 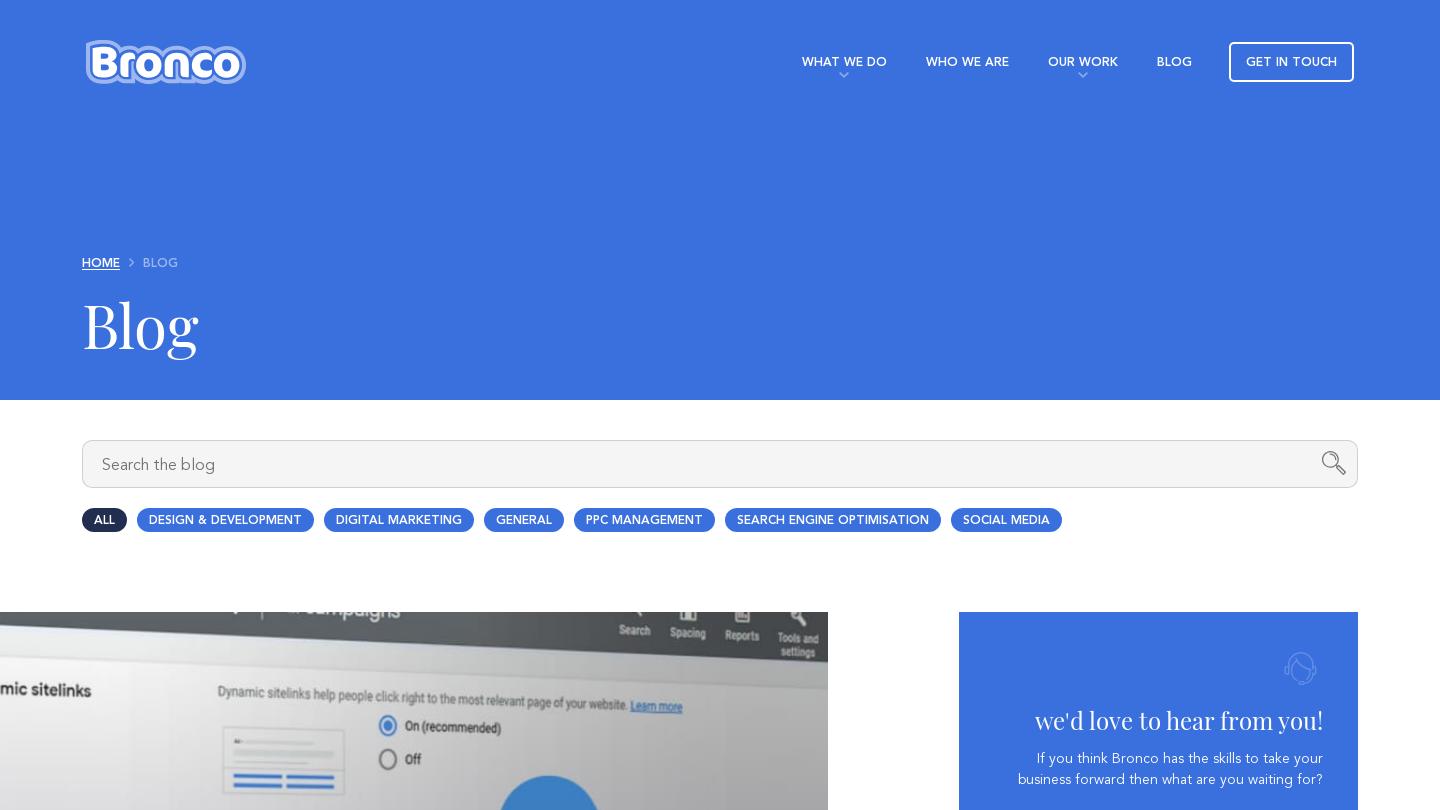 I want to click on 'Who We Are', so click(x=965, y=61).